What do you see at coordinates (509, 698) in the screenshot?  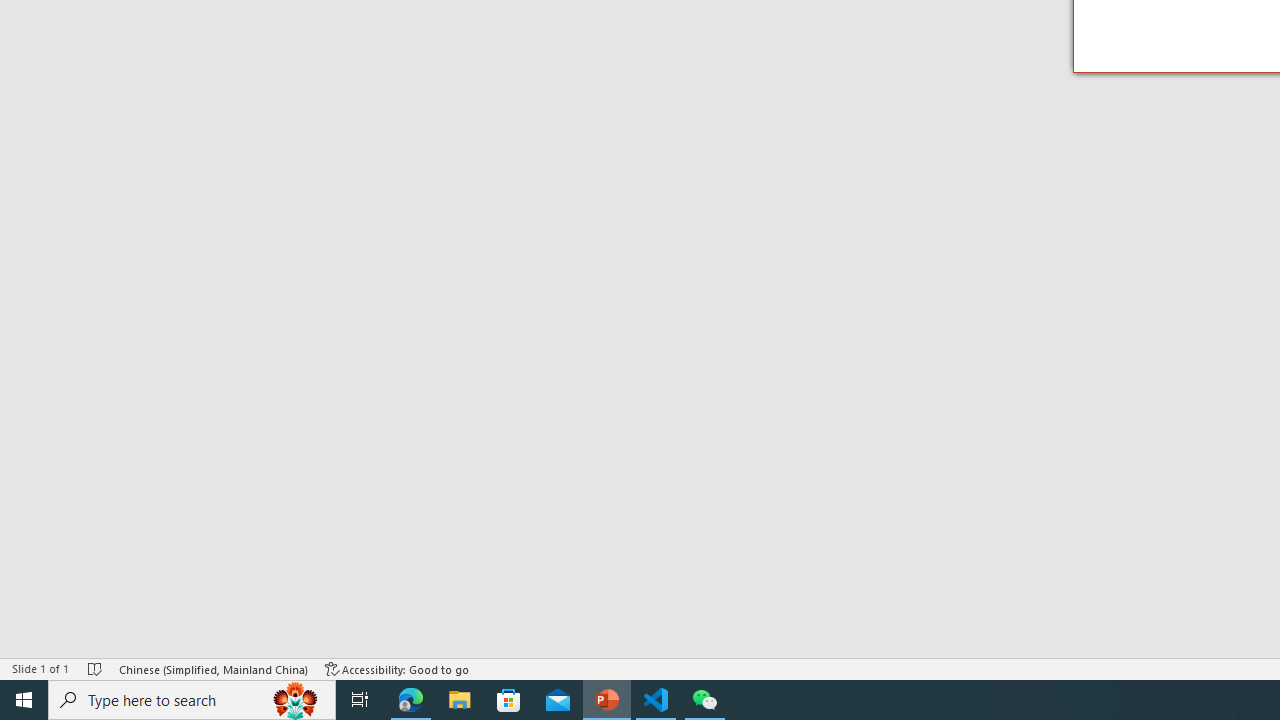 I see `'Microsoft Store'` at bounding box center [509, 698].